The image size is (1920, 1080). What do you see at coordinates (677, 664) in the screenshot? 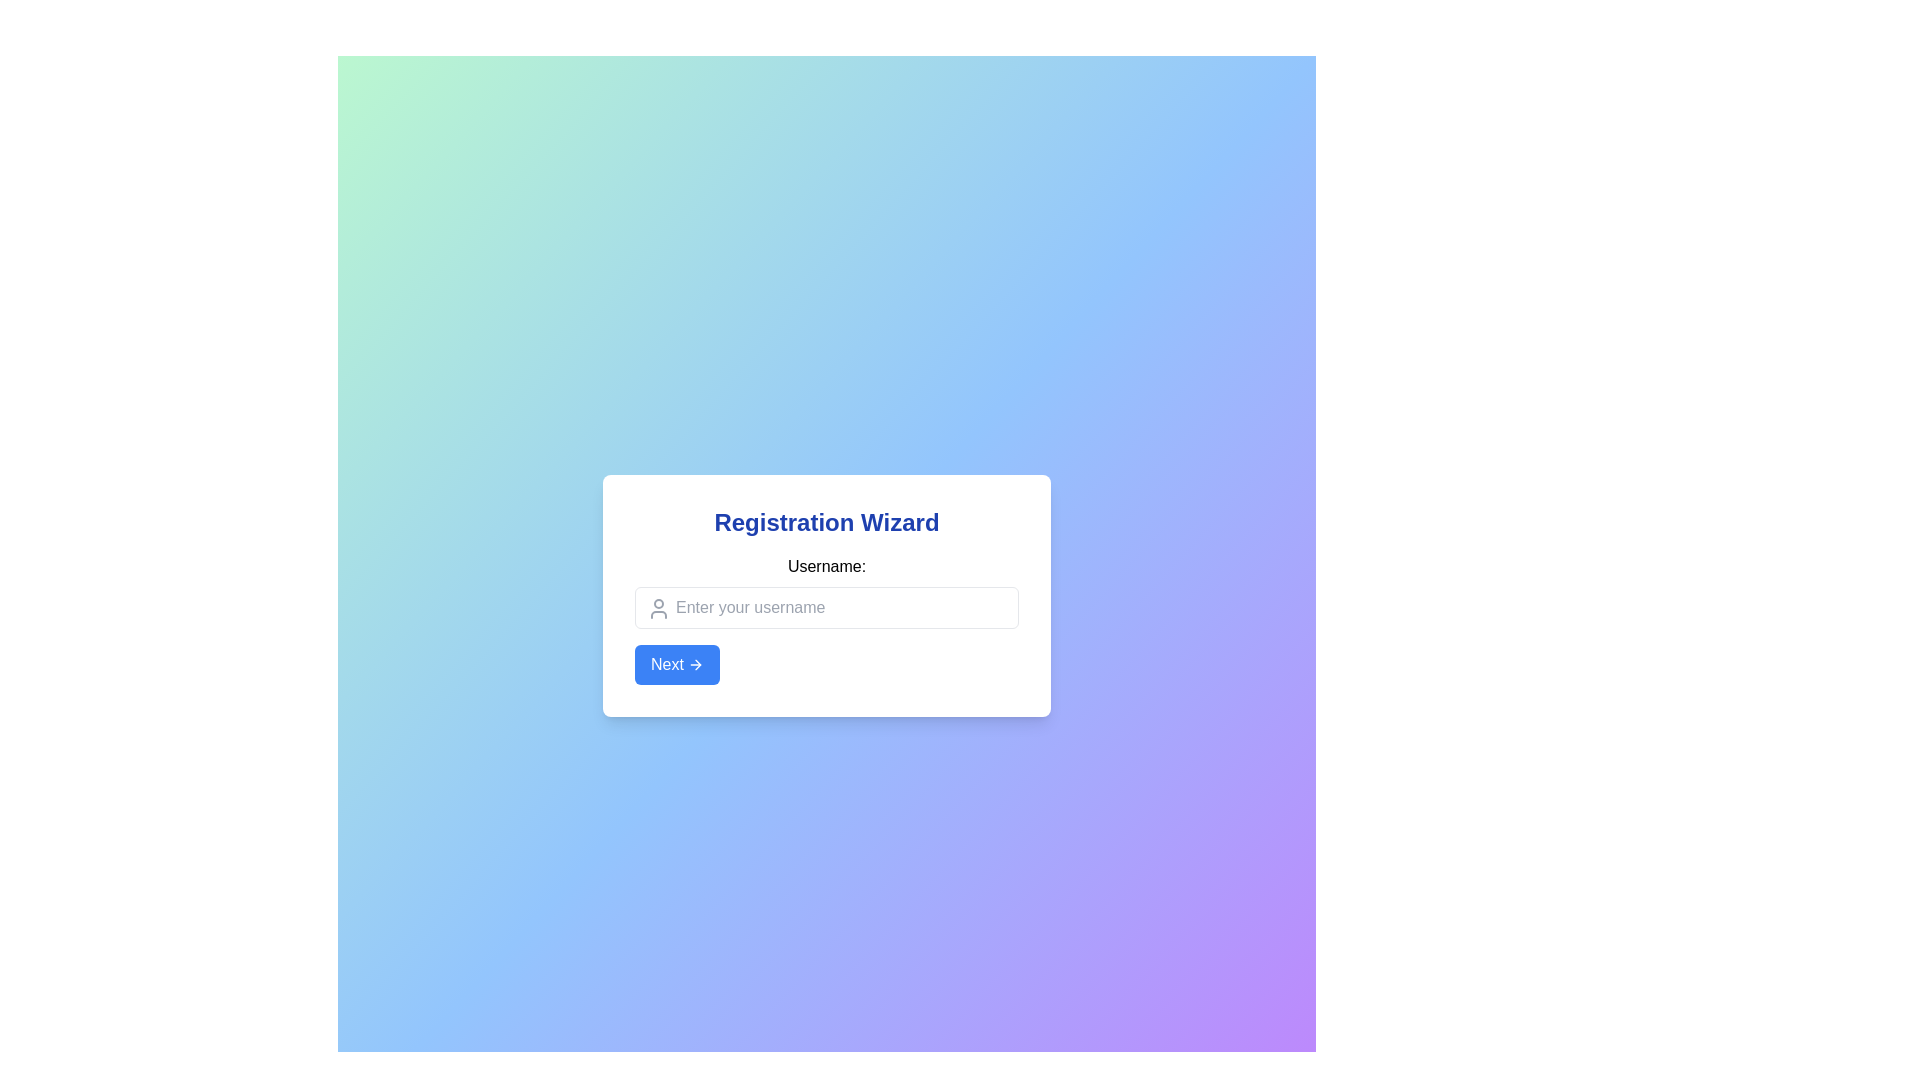
I see `the 'Next' button with a blue background and white text` at bounding box center [677, 664].